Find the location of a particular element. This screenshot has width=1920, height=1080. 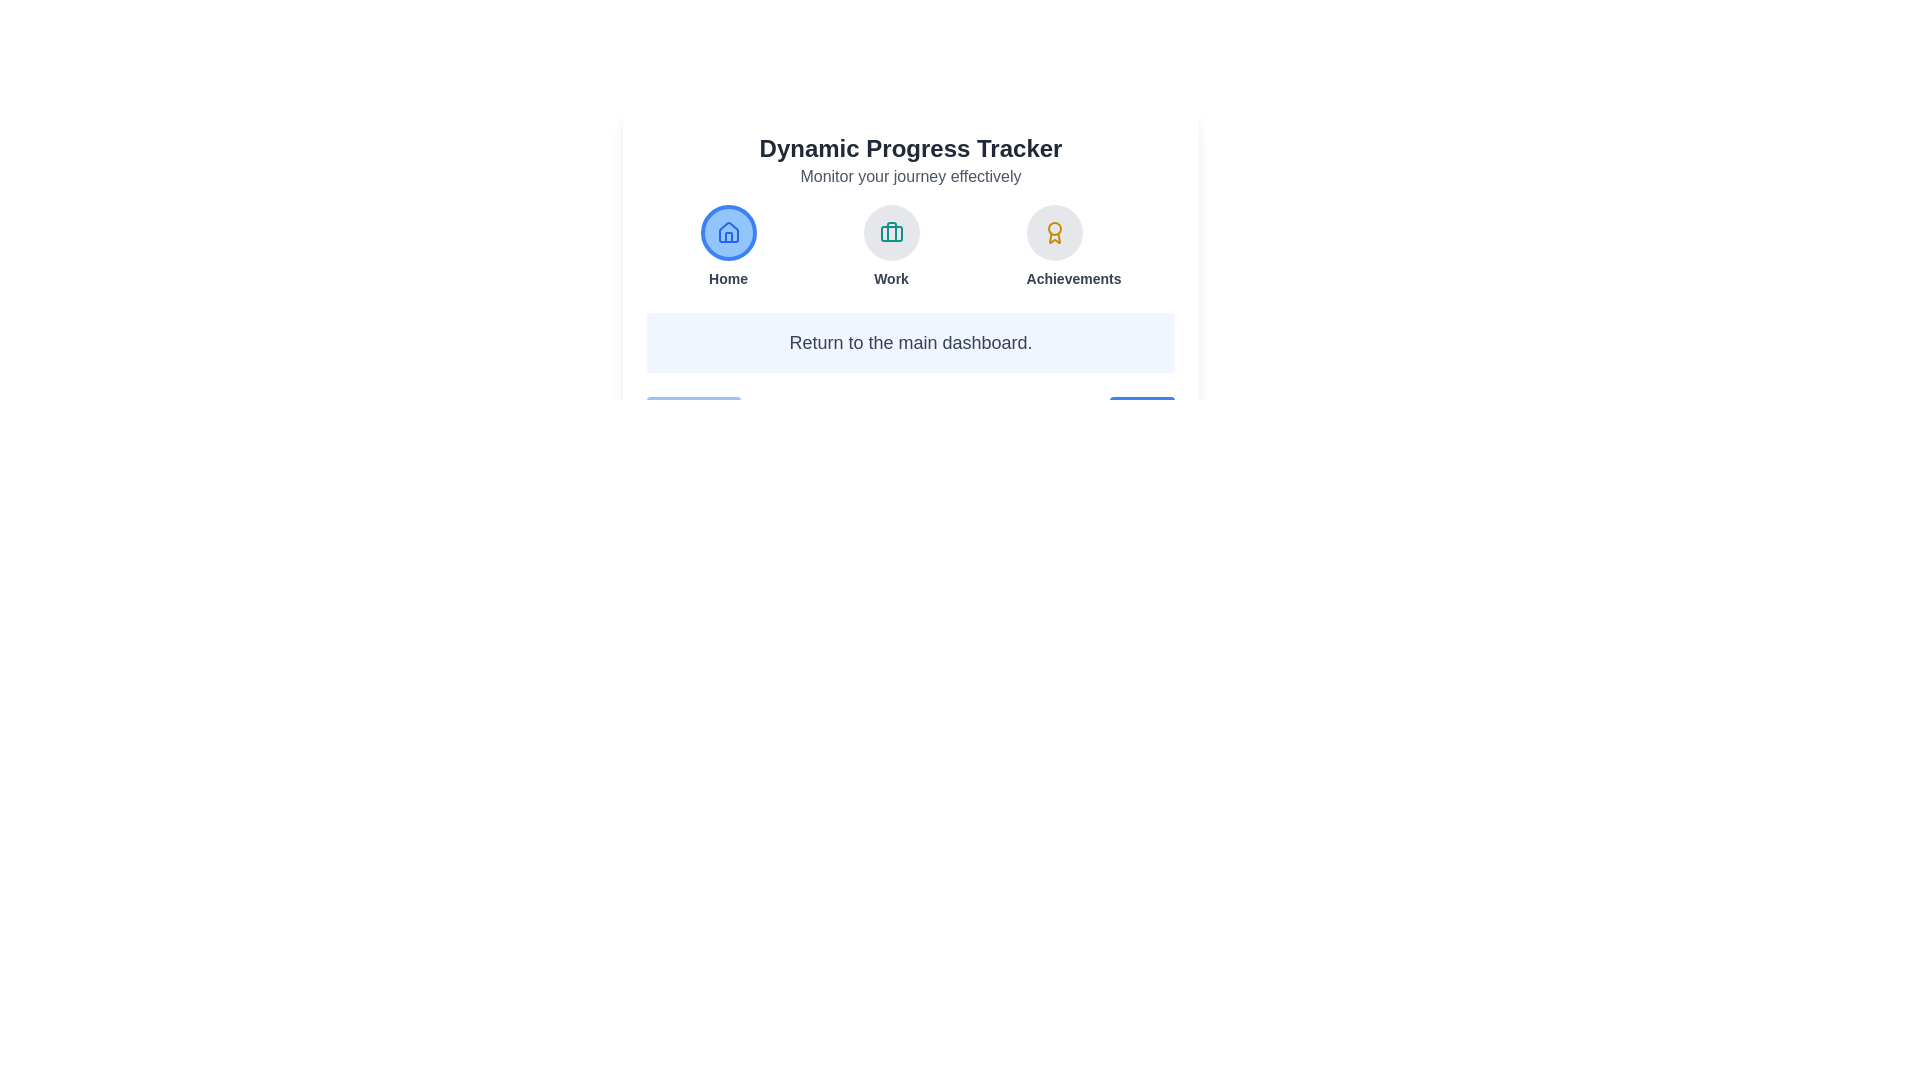

the Previous button to navigate between steps is located at coordinates (694, 415).